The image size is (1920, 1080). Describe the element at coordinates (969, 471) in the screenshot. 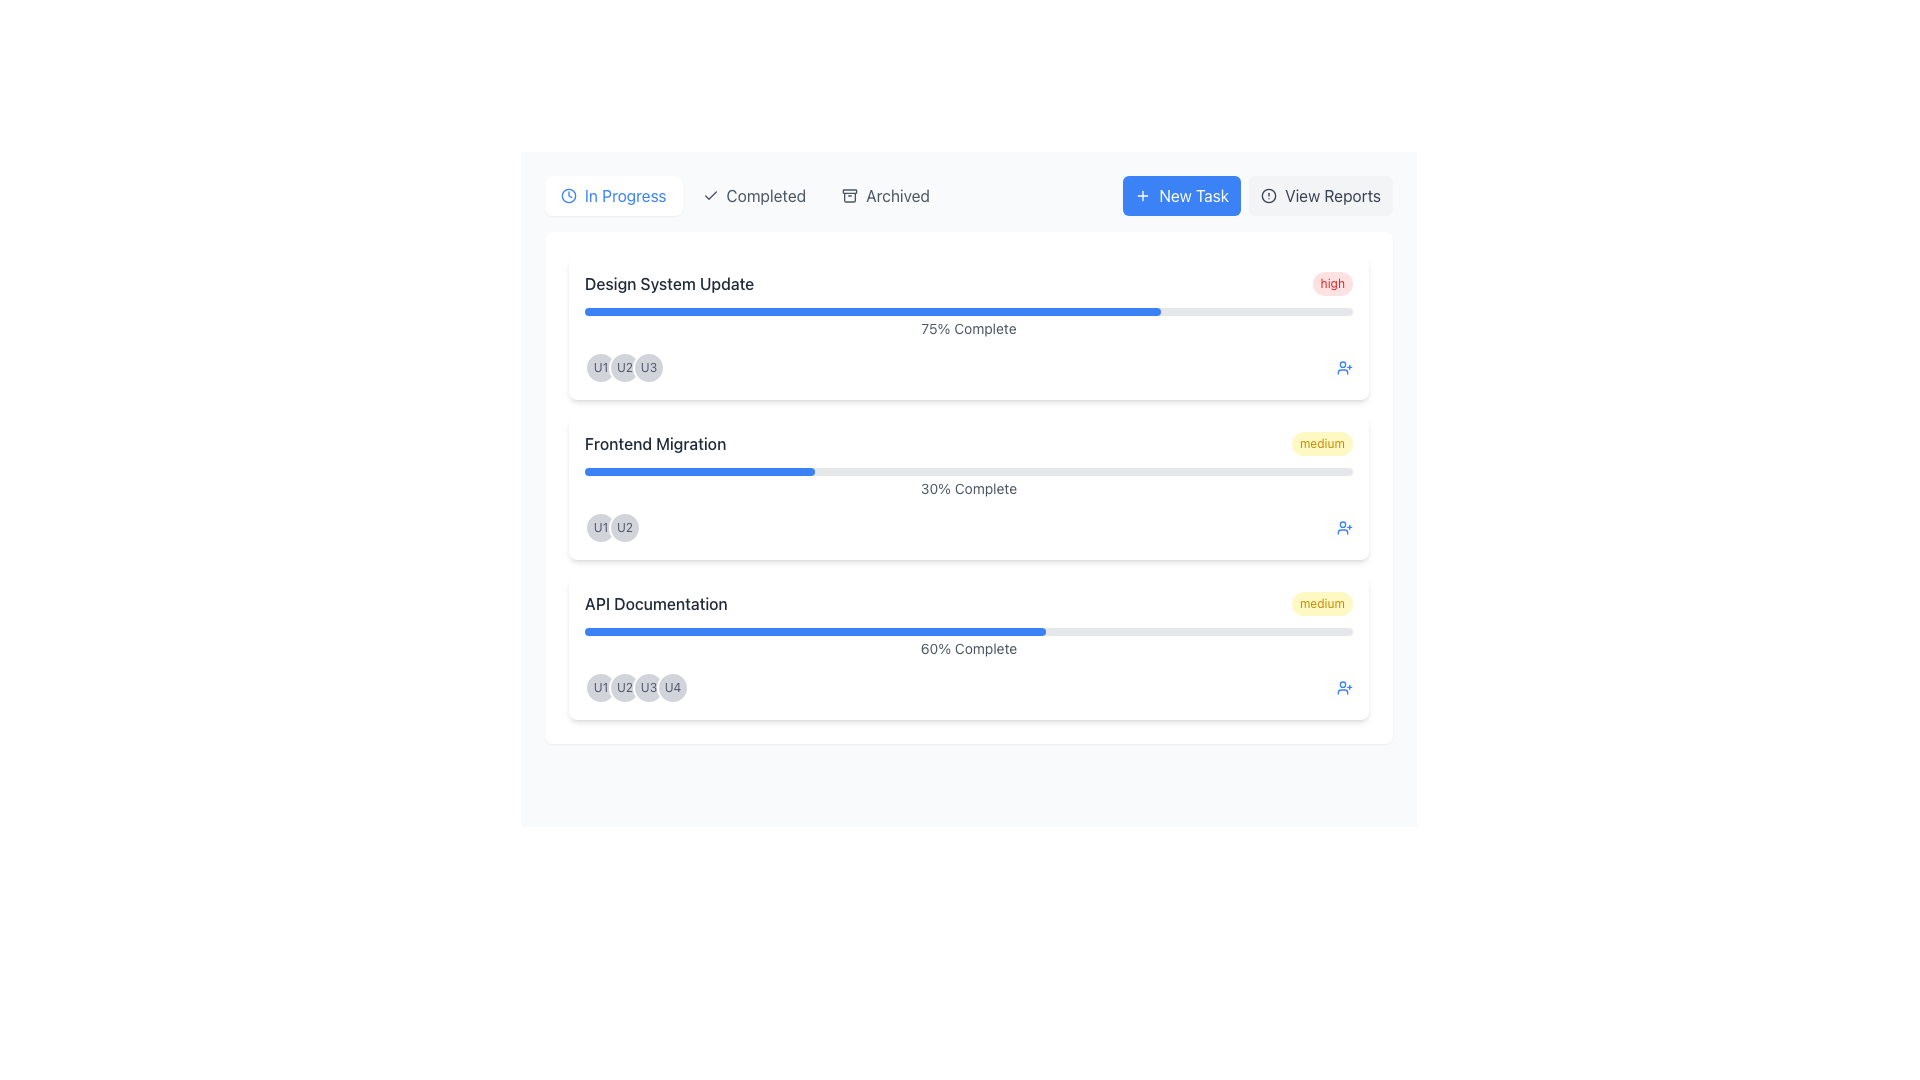

I see `the horizontal progress bar with a gray background and blue fill that indicates 30% completion, located in the 'Frontend Migration' section` at that location.